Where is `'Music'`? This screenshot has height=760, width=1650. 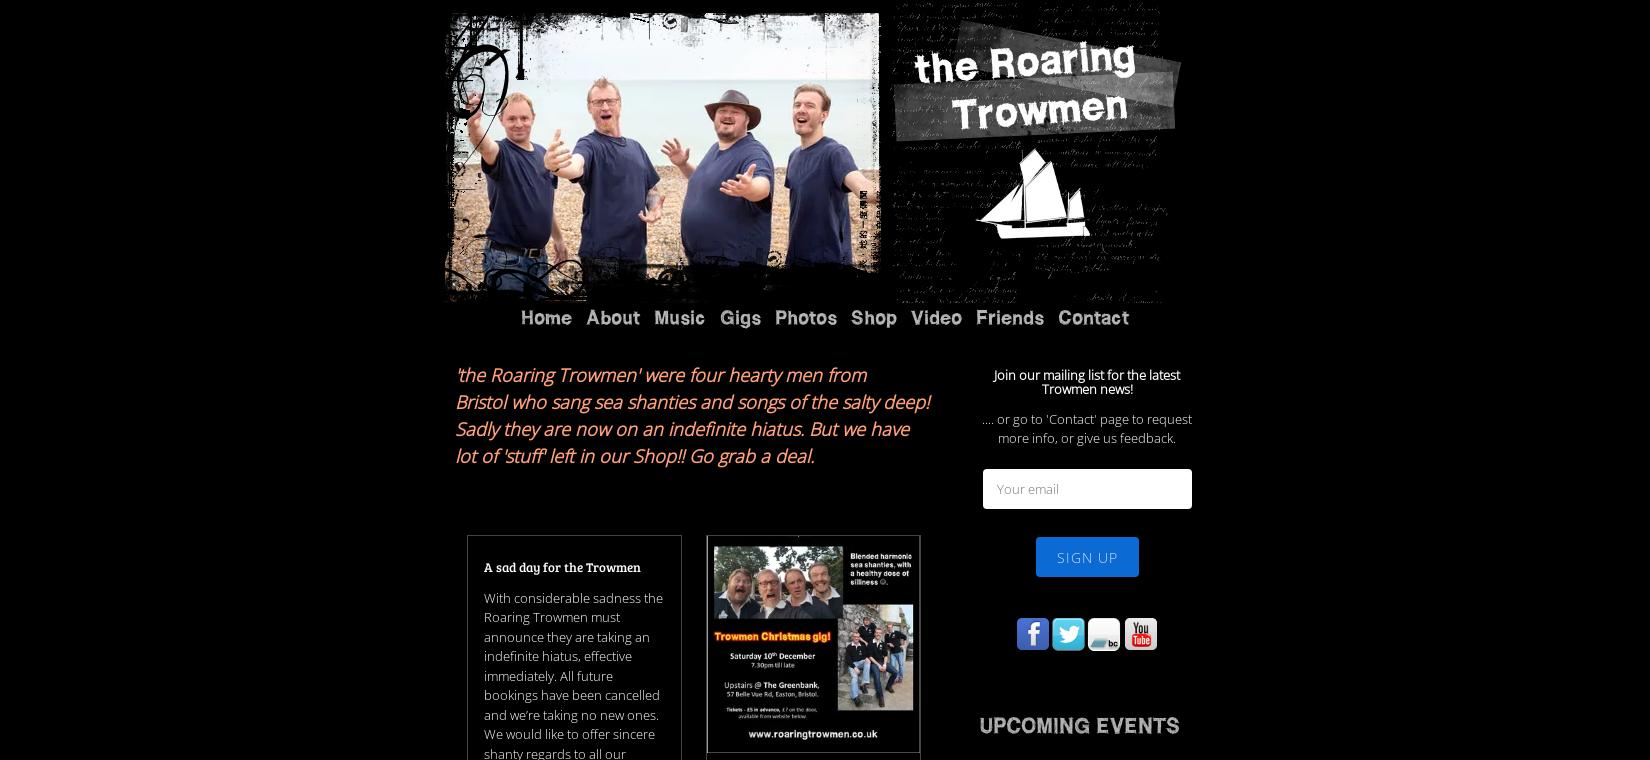 'Music' is located at coordinates (653, 68).